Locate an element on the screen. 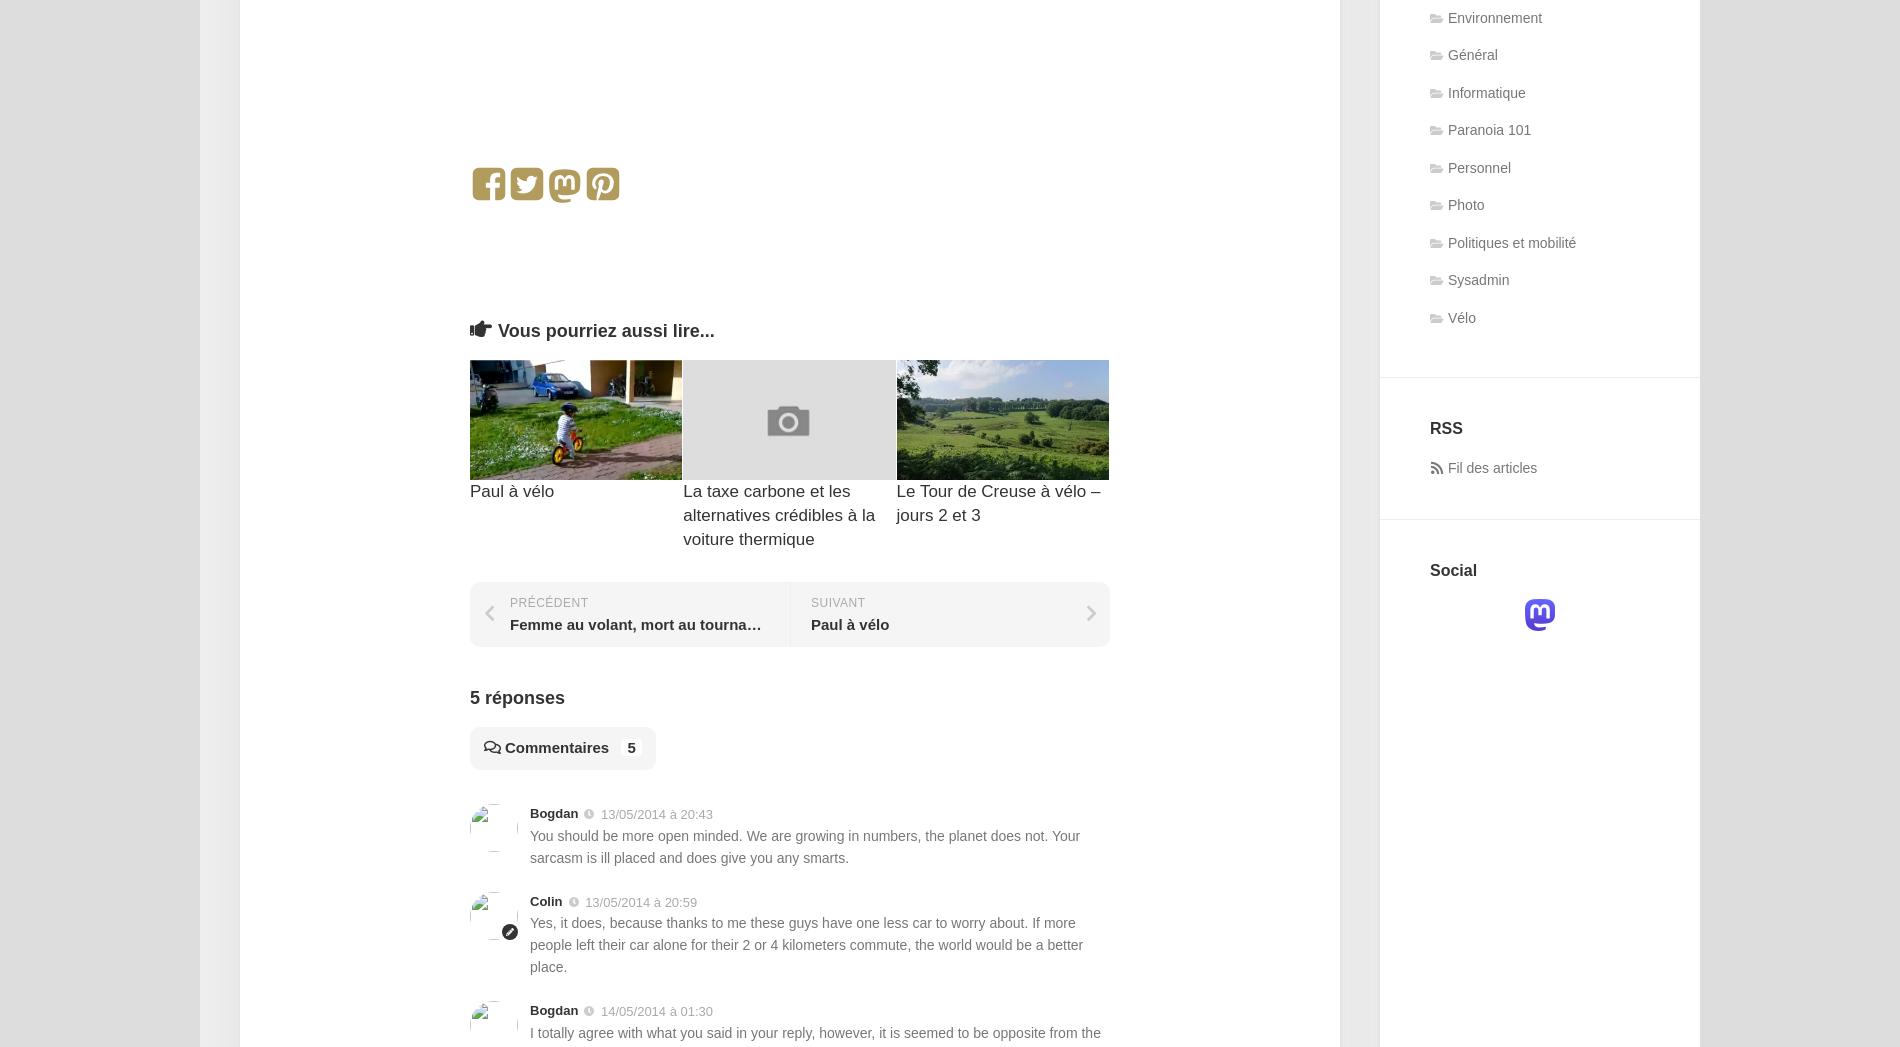 The width and height of the screenshot is (1900, 1047). 'Vélo' is located at coordinates (1462, 316).